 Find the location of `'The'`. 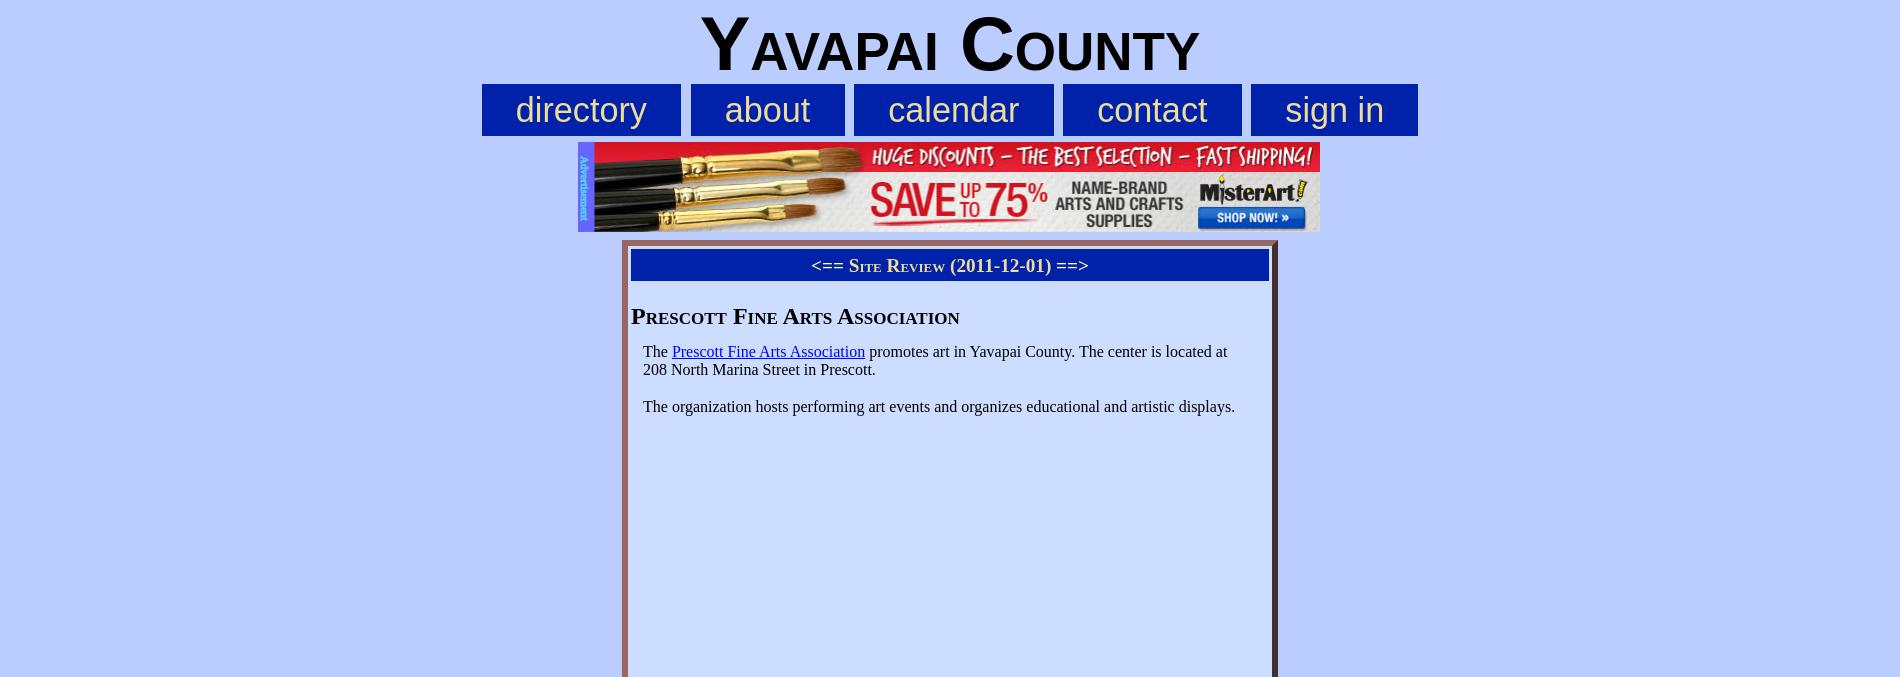

'The' is located at coordinates (657, 351).